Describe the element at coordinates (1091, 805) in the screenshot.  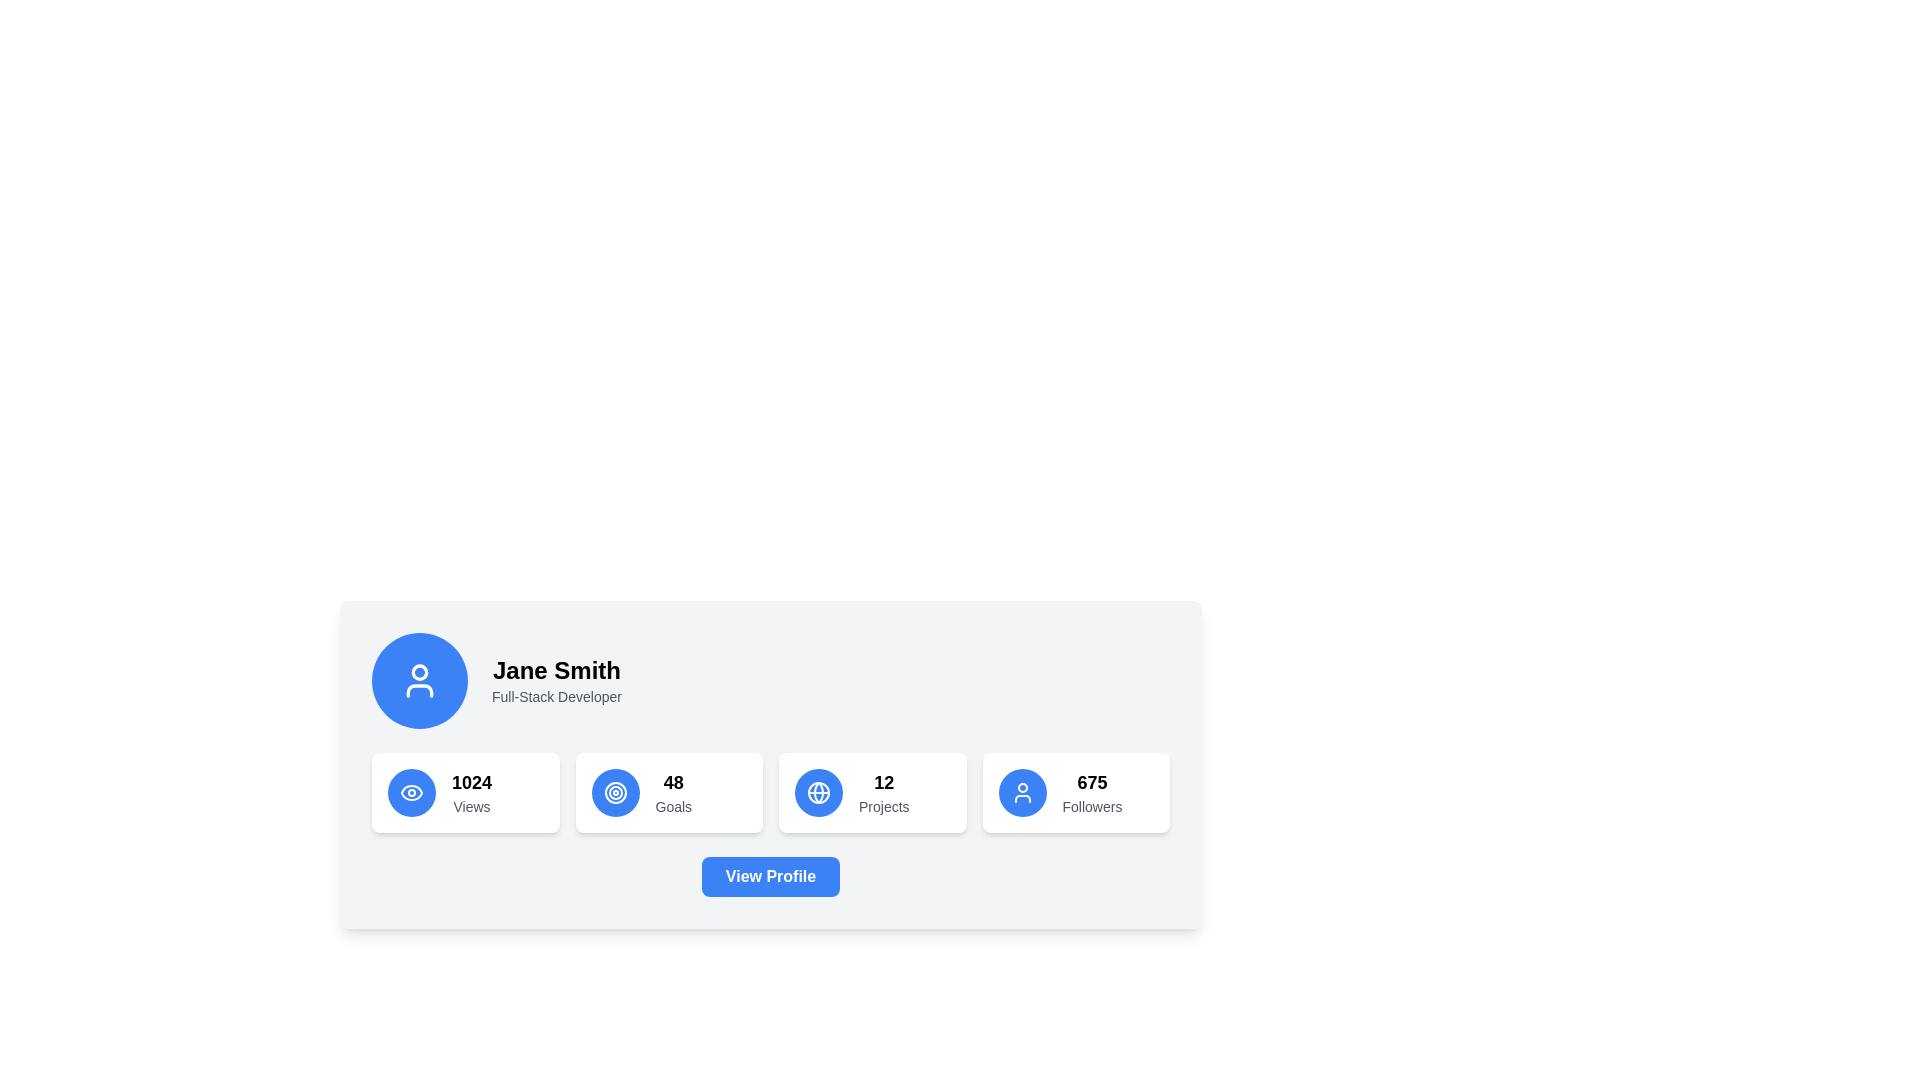
I see `text from the 'Followers' label, which is a grayish text label located below the numeric value '675' in the profile card` at that location.